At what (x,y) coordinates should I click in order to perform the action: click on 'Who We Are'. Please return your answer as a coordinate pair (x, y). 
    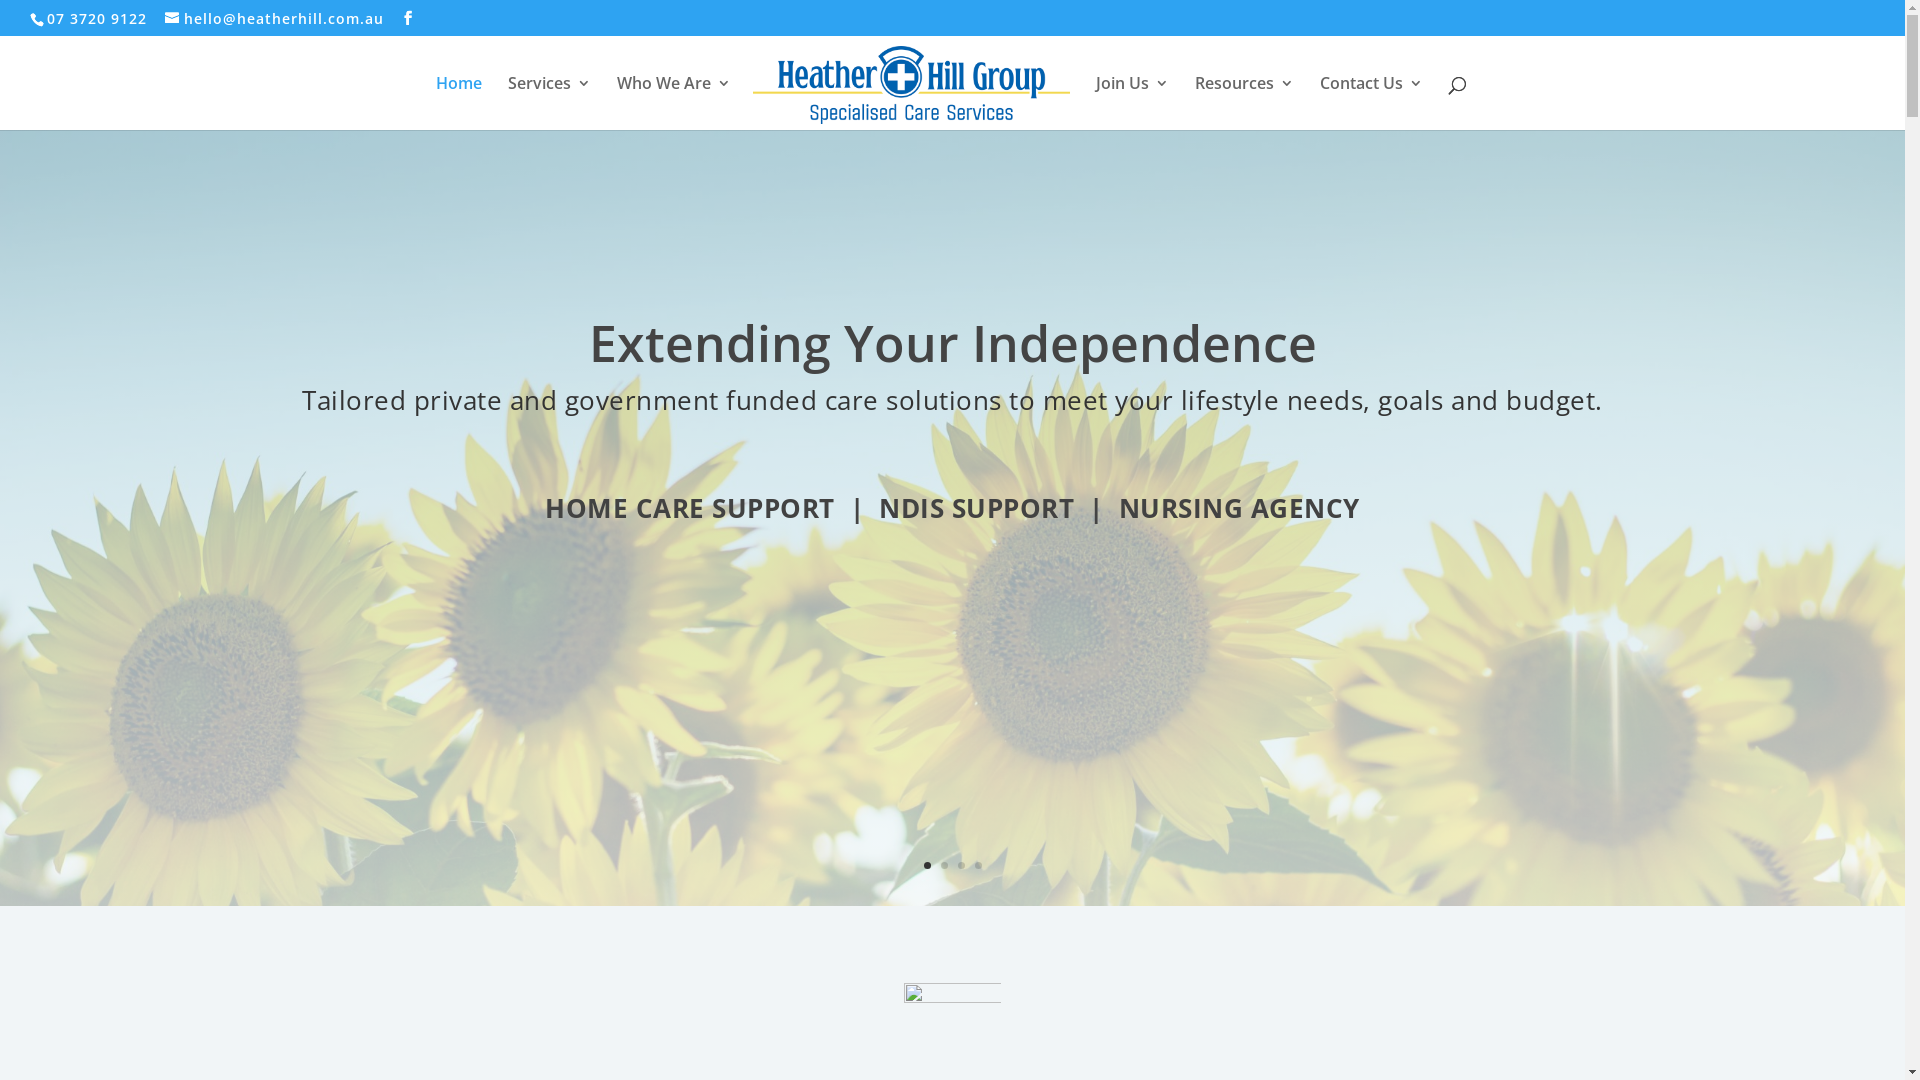
    Looking at the image, I should click on (673, 103).